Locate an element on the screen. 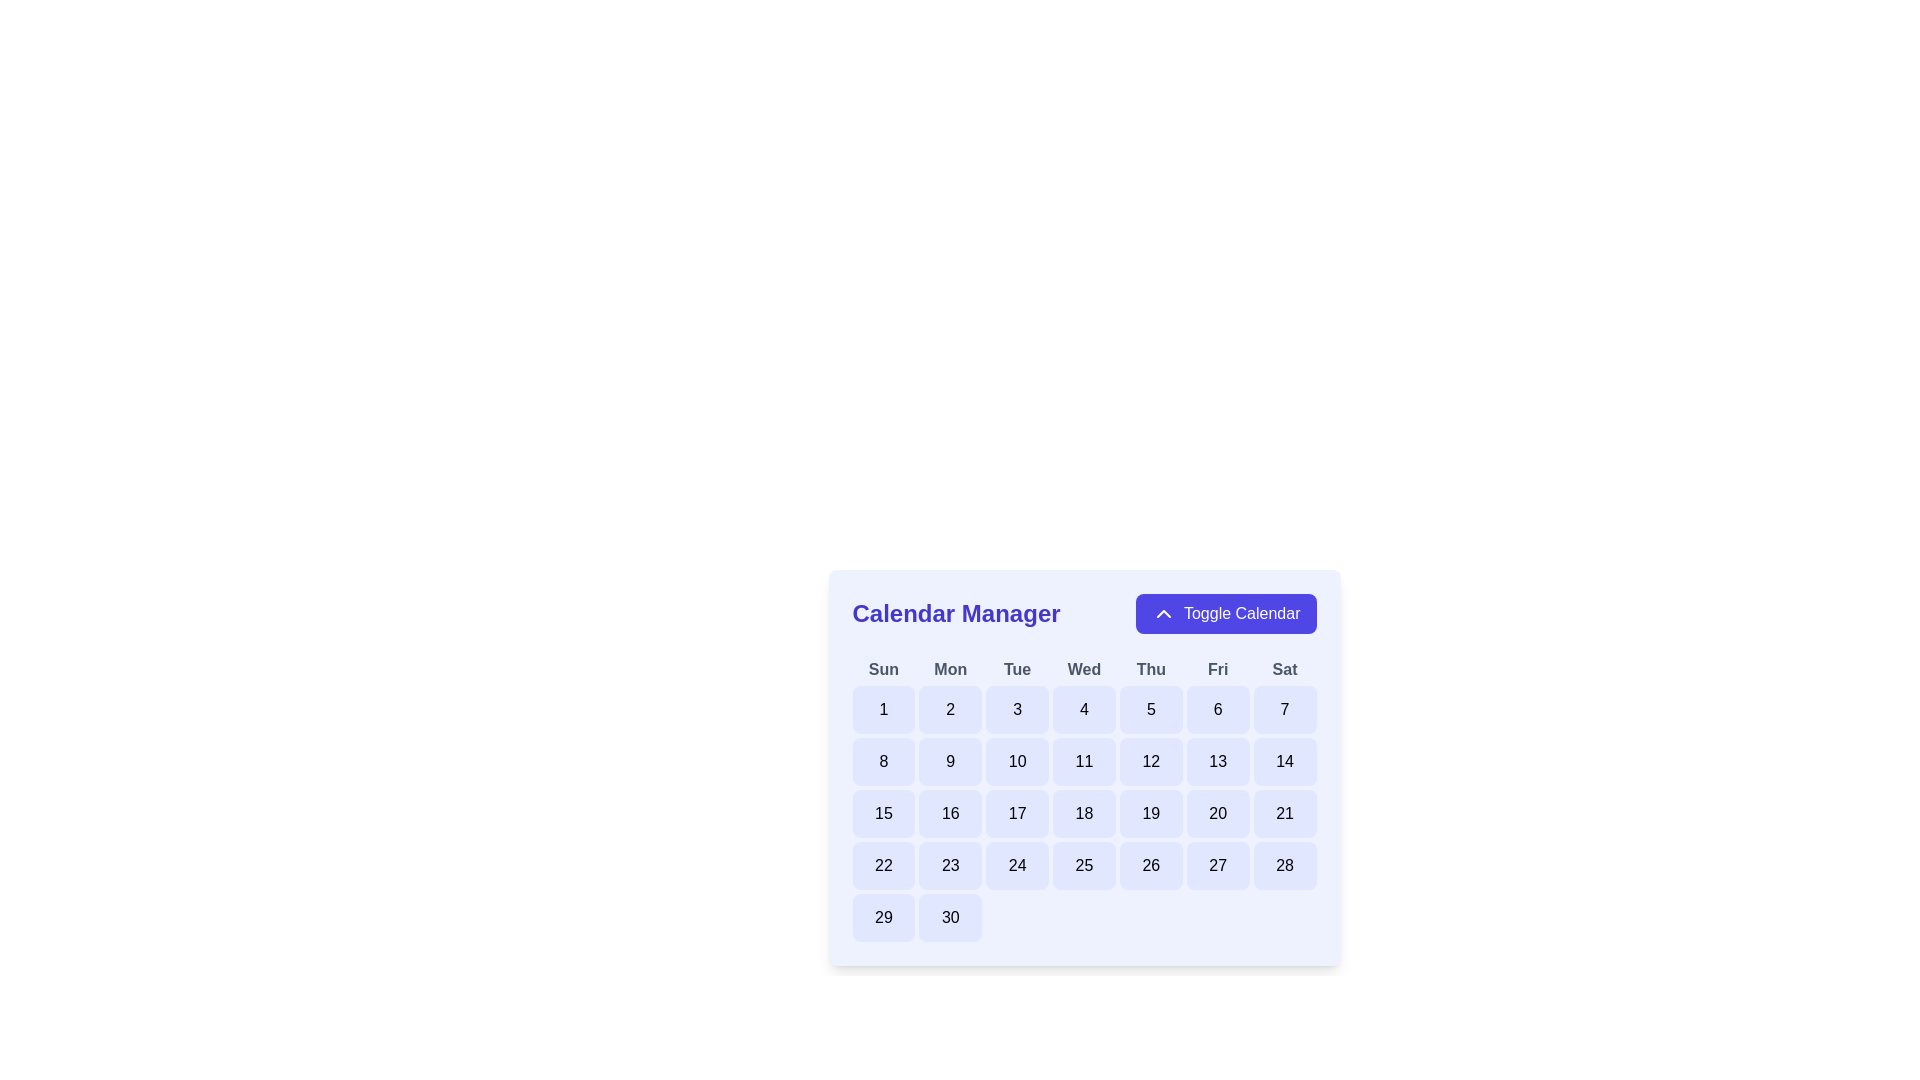  the button labeled '30' with a light indigo background, which is the last day in the fifth week of the calendar located in the sixth column is located at coordinates (949, 918).